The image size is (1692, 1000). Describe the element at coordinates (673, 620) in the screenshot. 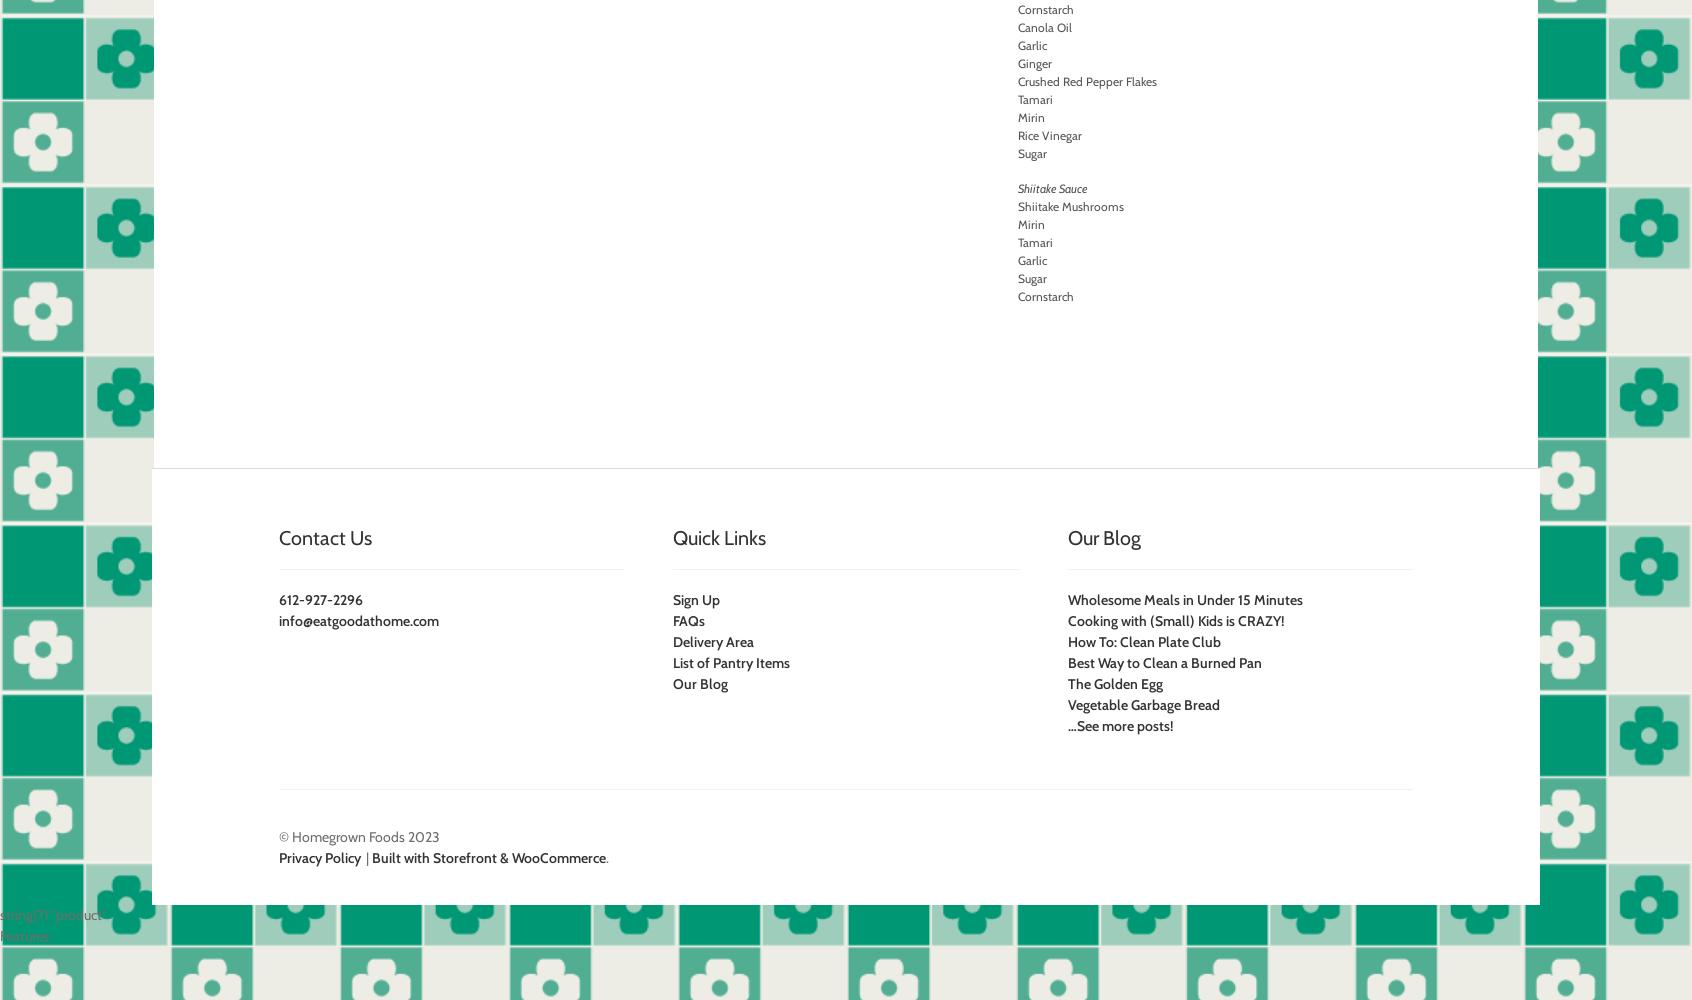

I see `'FAQs'` at that location.